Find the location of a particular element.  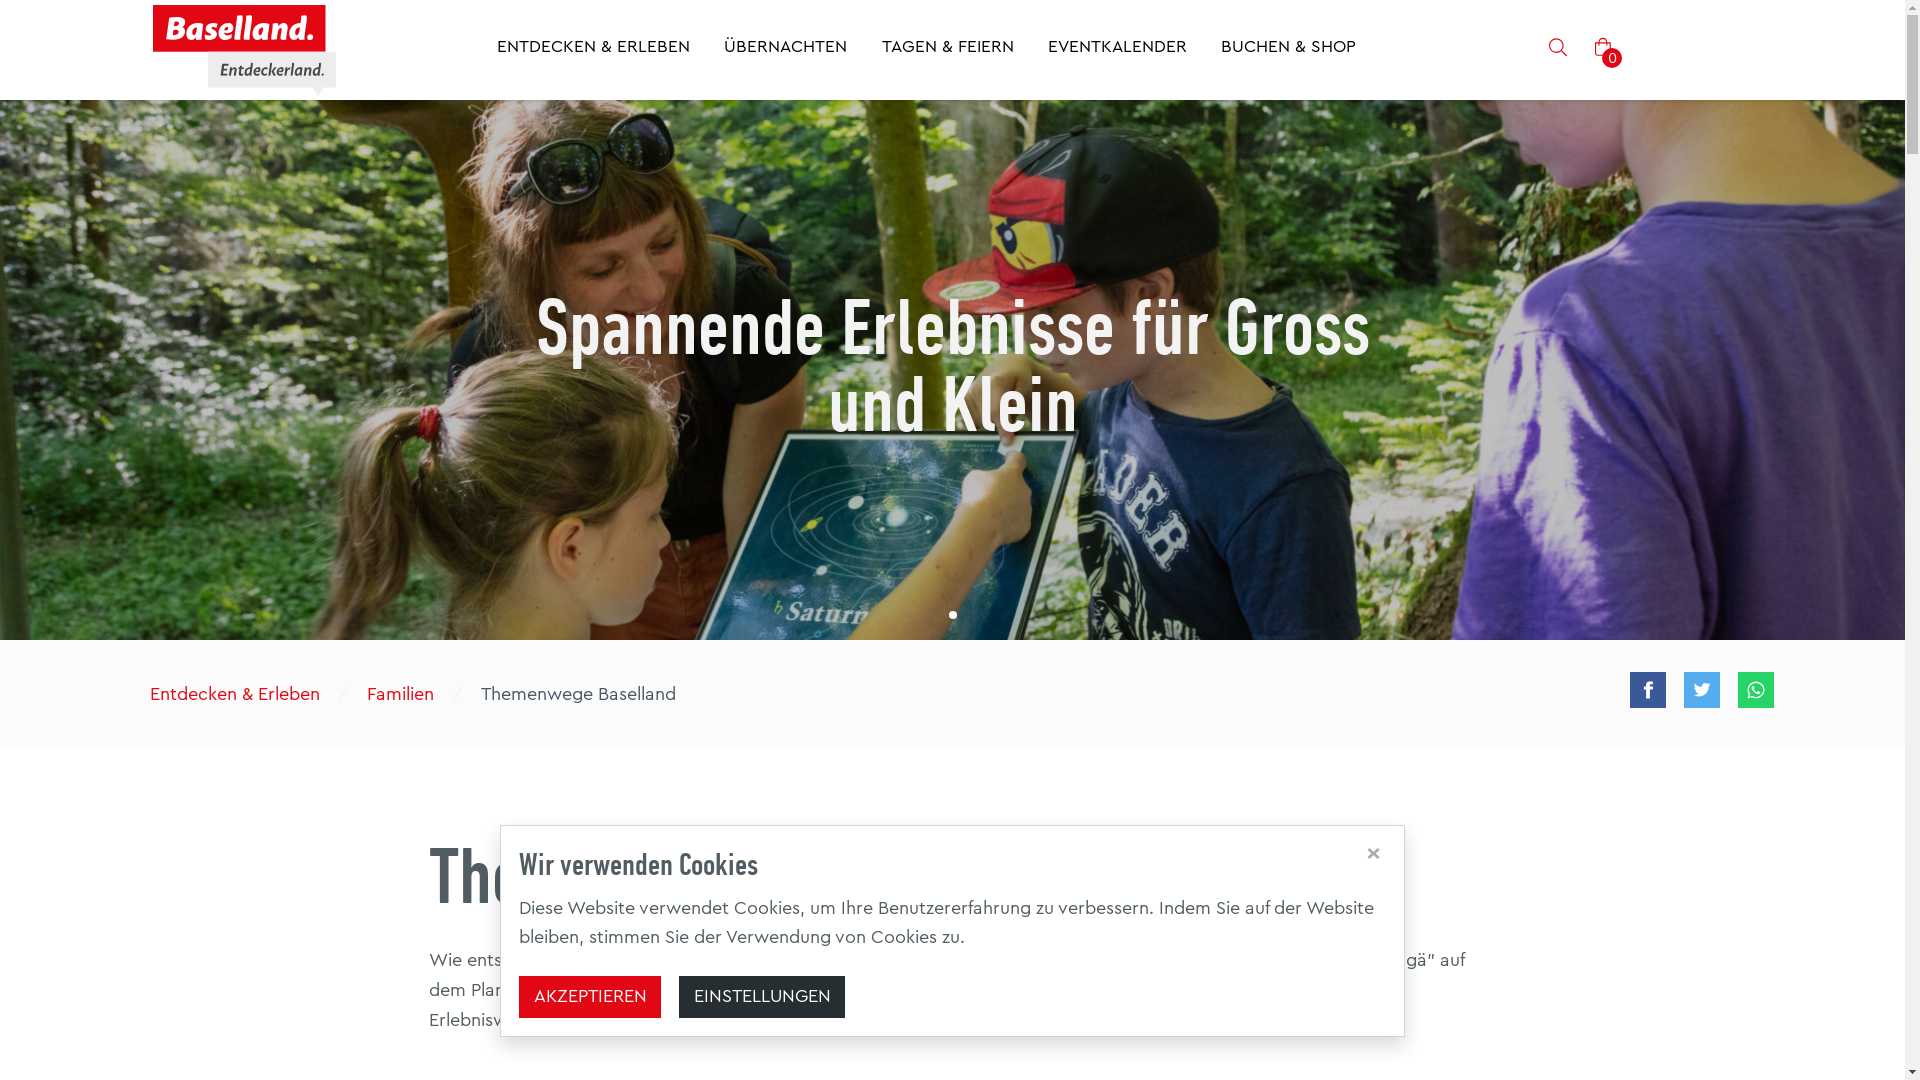

'TAGEN & FEIERN' is located at coordinates (946, 49).